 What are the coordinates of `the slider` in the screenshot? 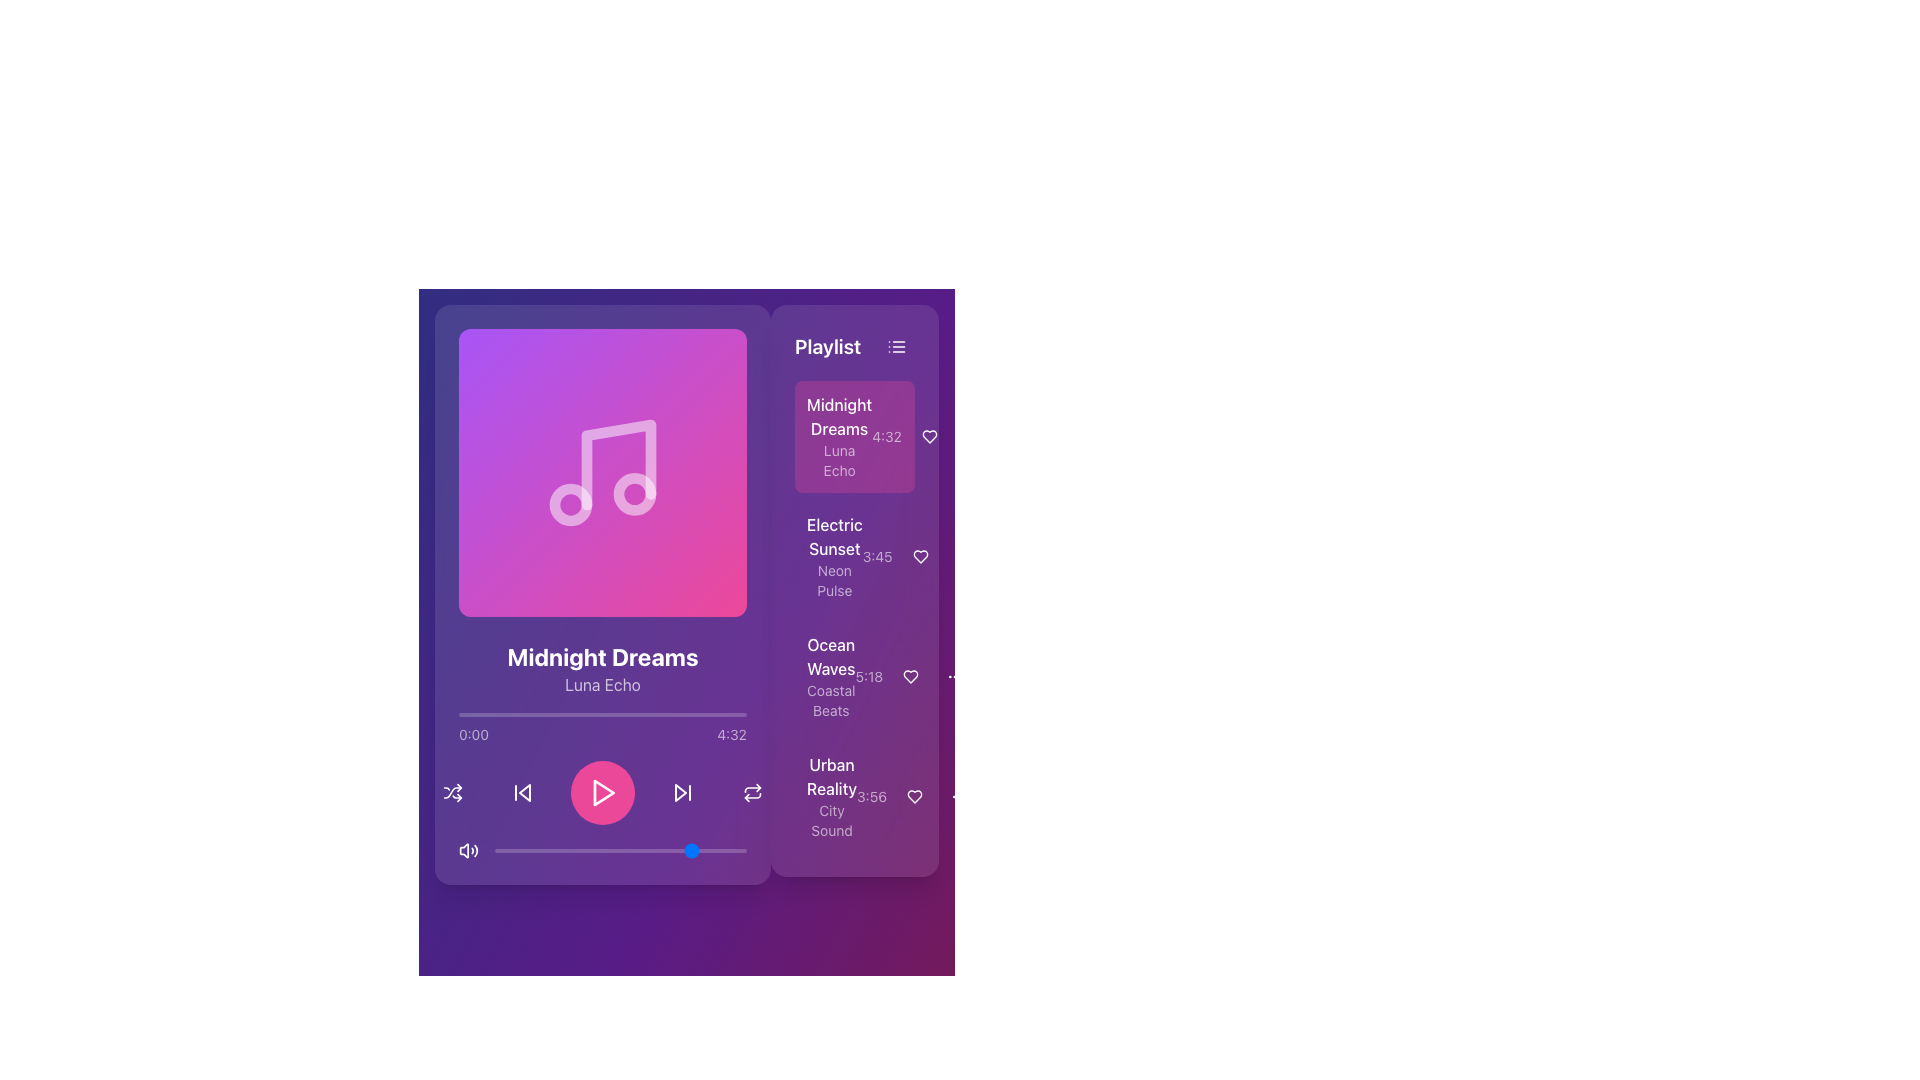 It's located at (574, 851).